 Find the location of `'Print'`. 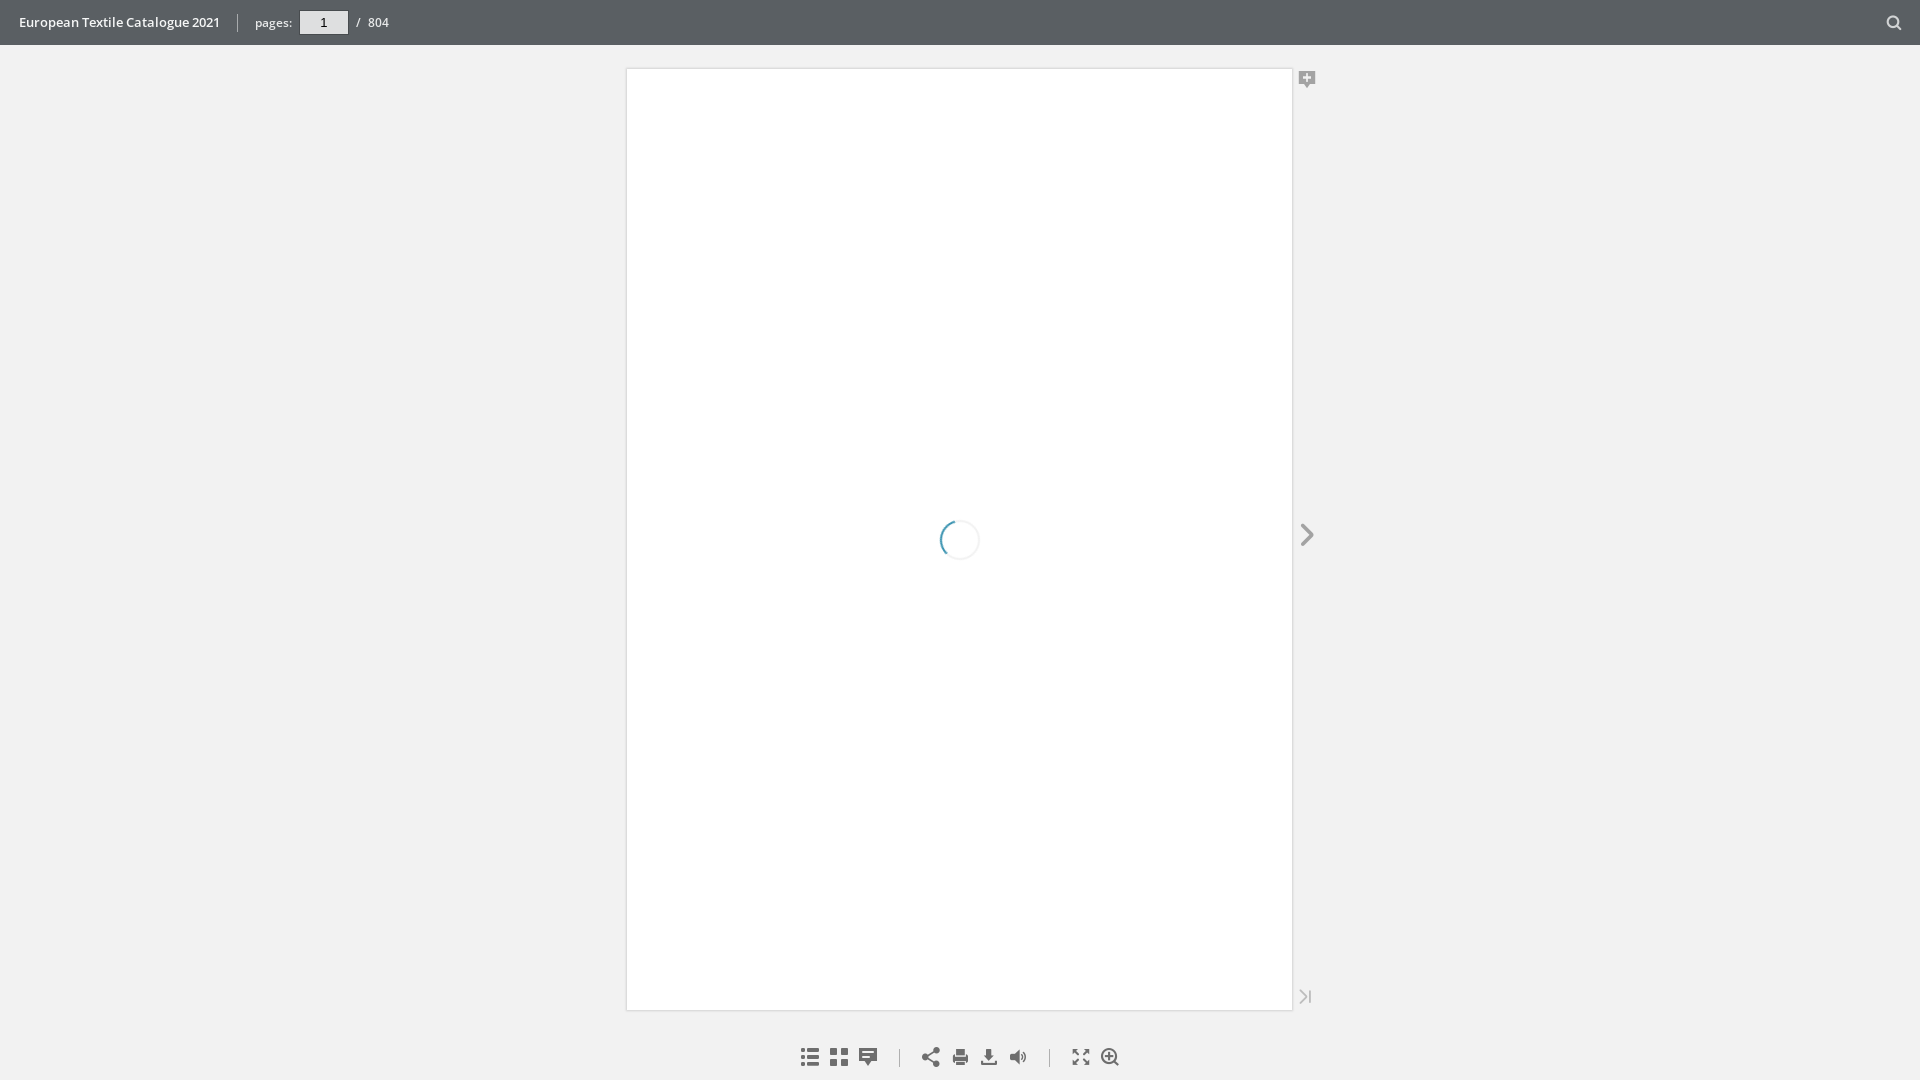

'Print' is located at coordinates (960, 1056).